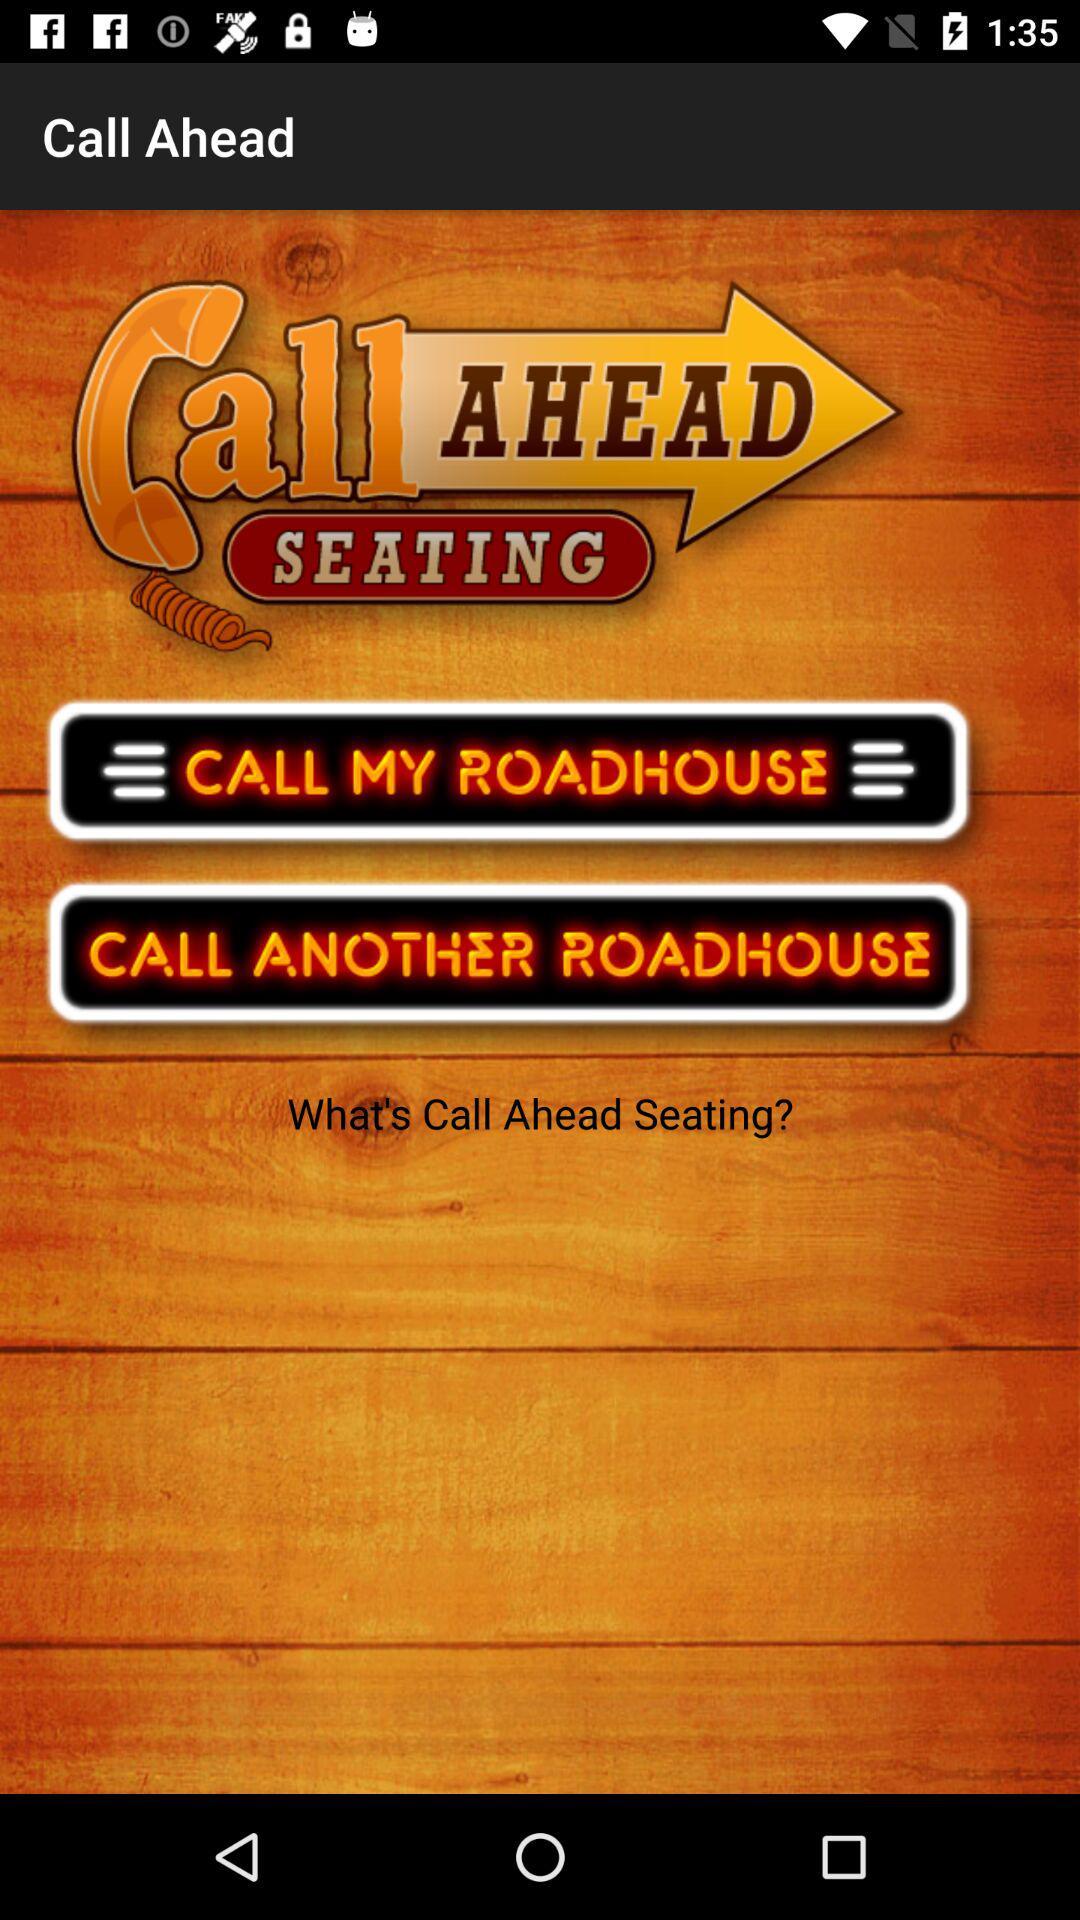  I want to click on call store, so click(521, 781).